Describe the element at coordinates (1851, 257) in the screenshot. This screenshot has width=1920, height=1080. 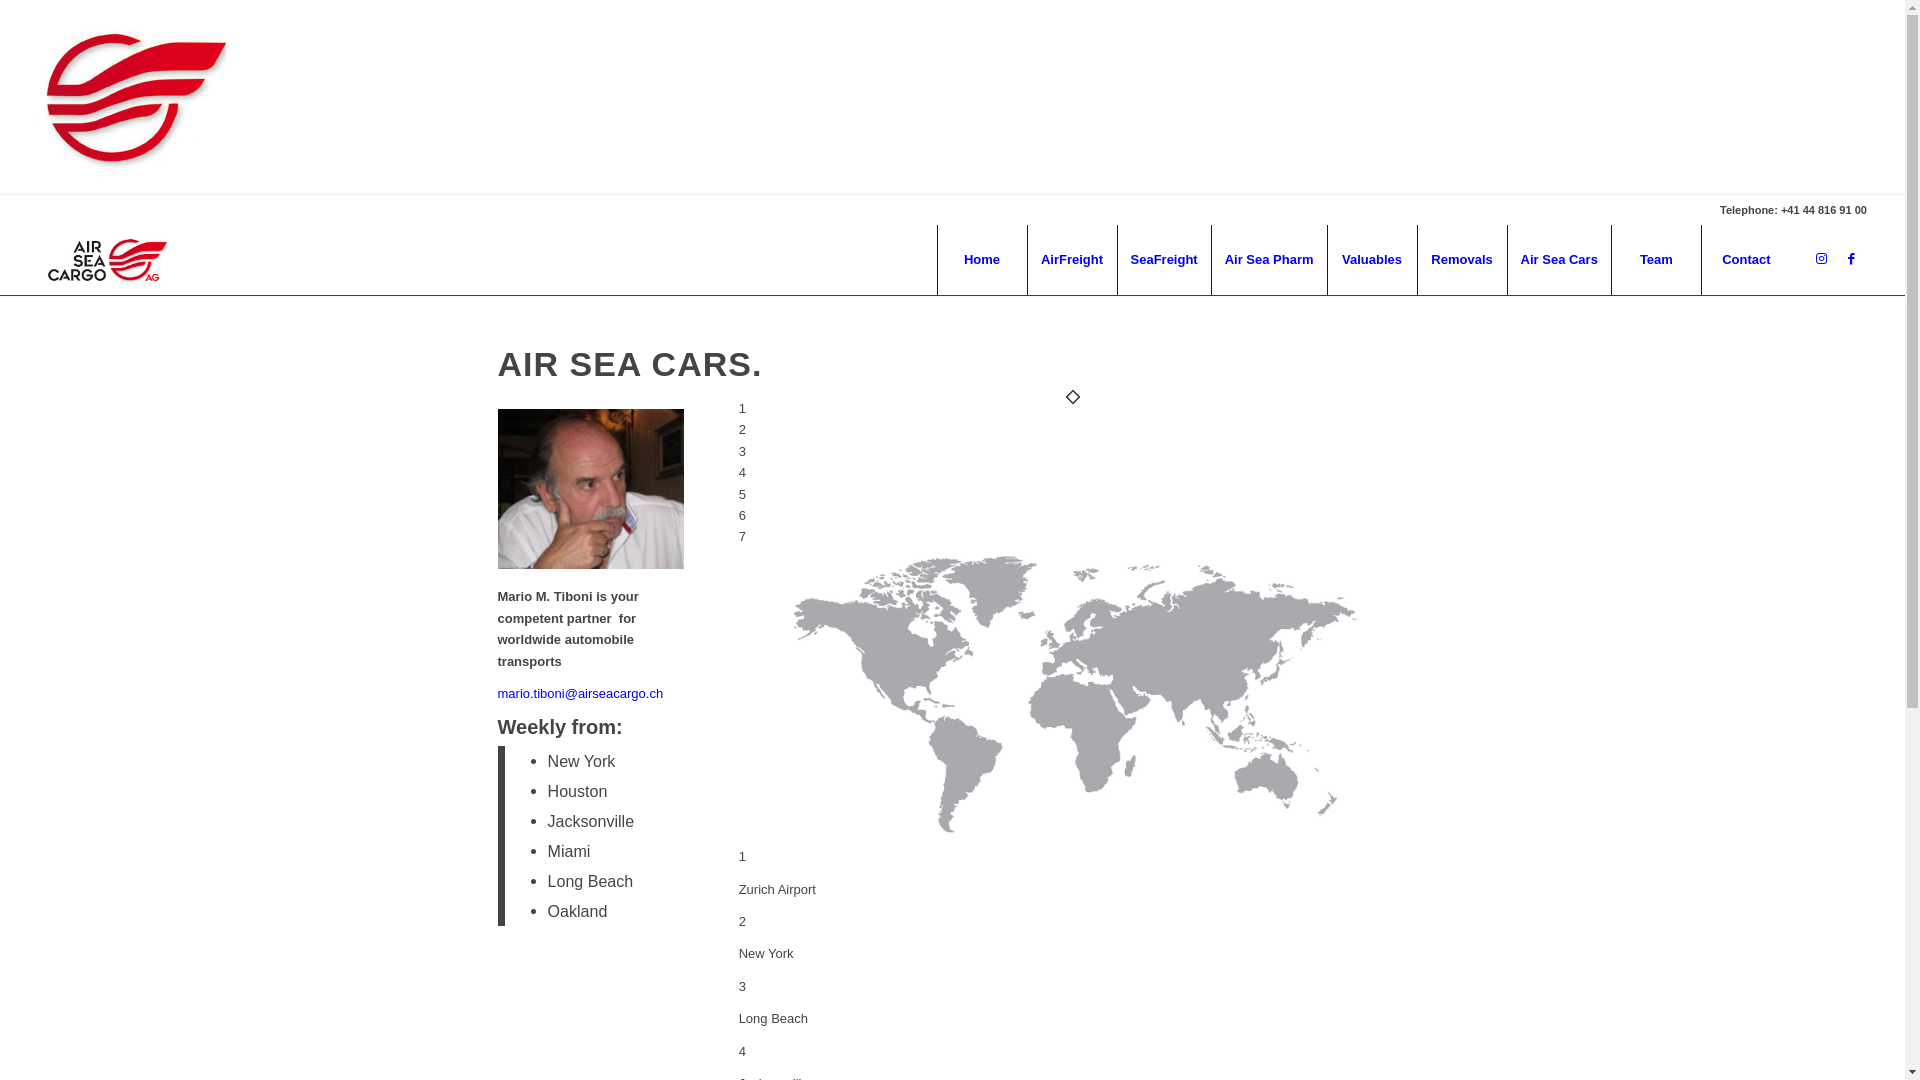
I see `'Facebook'` at that location.